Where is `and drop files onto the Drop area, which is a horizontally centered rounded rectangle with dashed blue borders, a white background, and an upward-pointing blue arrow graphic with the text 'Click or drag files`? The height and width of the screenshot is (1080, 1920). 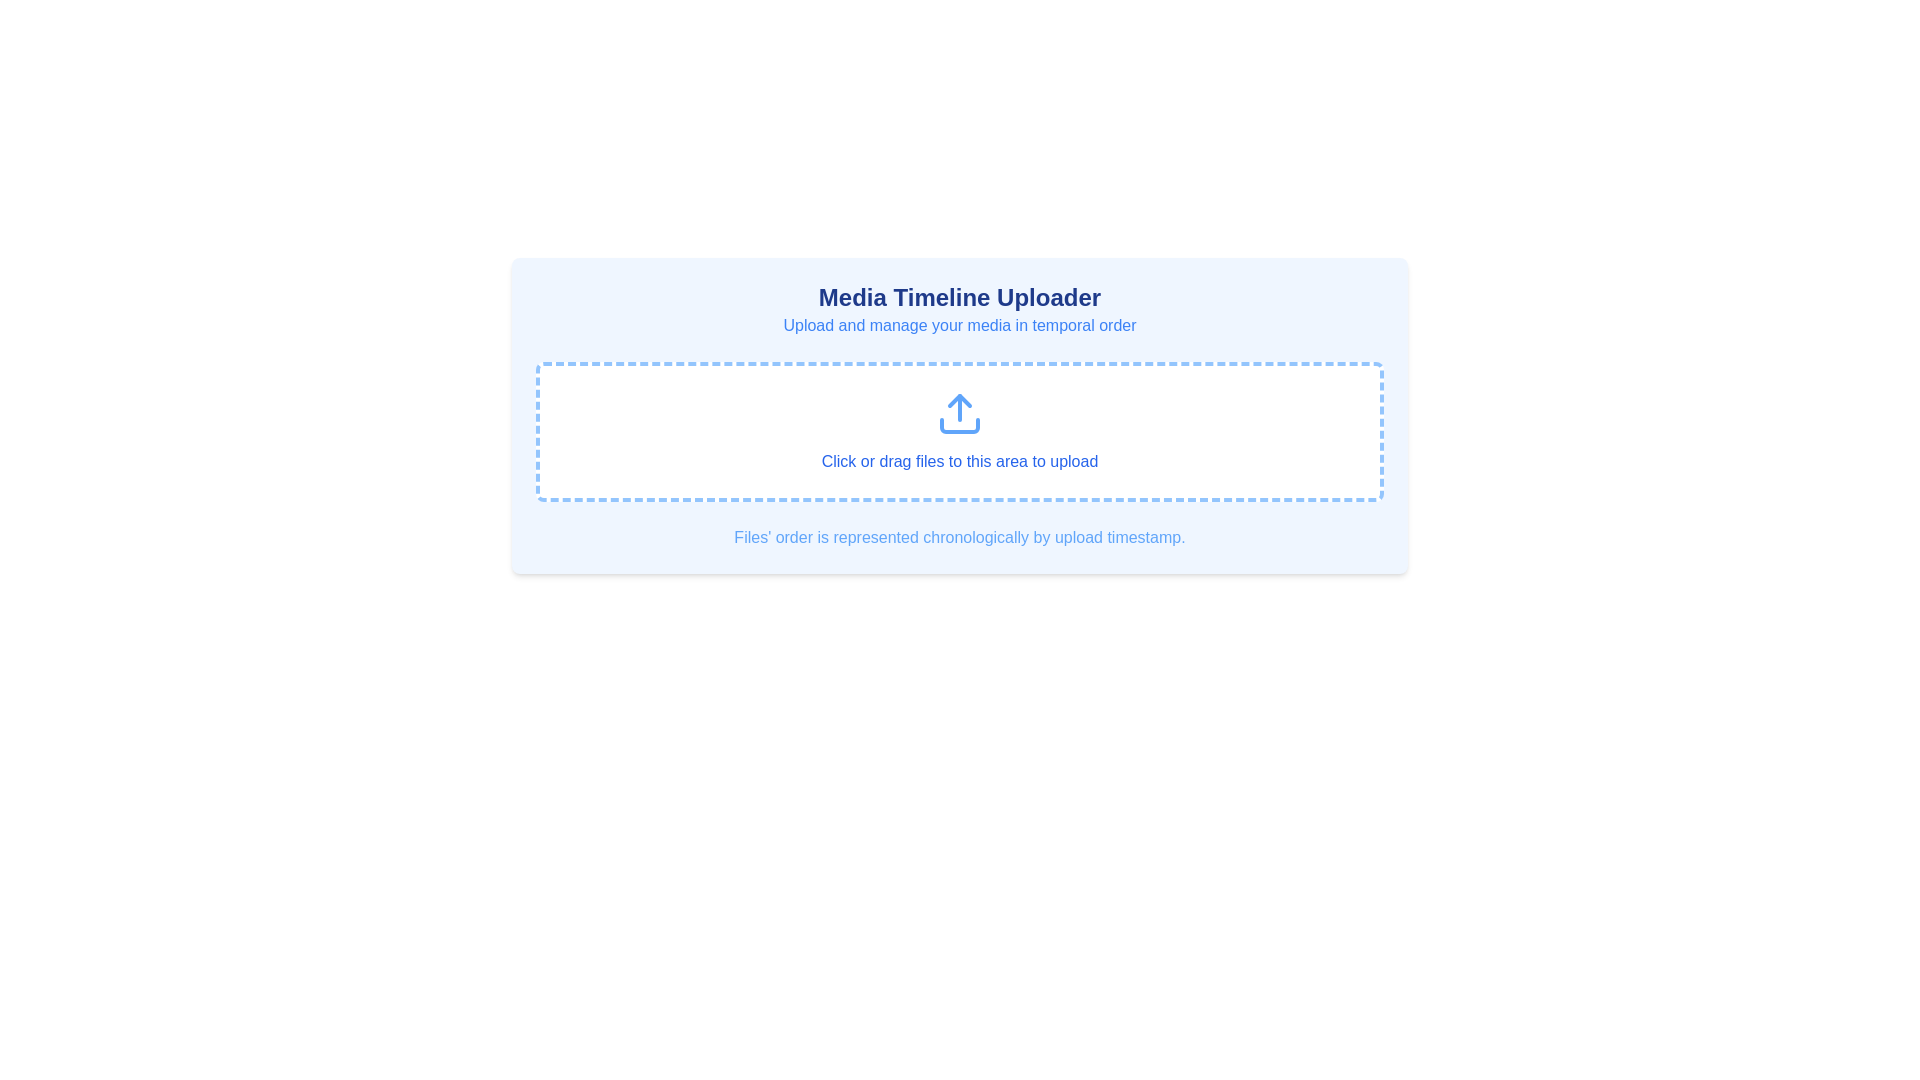 and drop files onto the Drop area, which is a horizontally centered rounded rectangle with dashed blue borders, a white background, and an upward-pointing blue arrow graphic with the text 'Click or drag files is located at coordinates (960, 431).